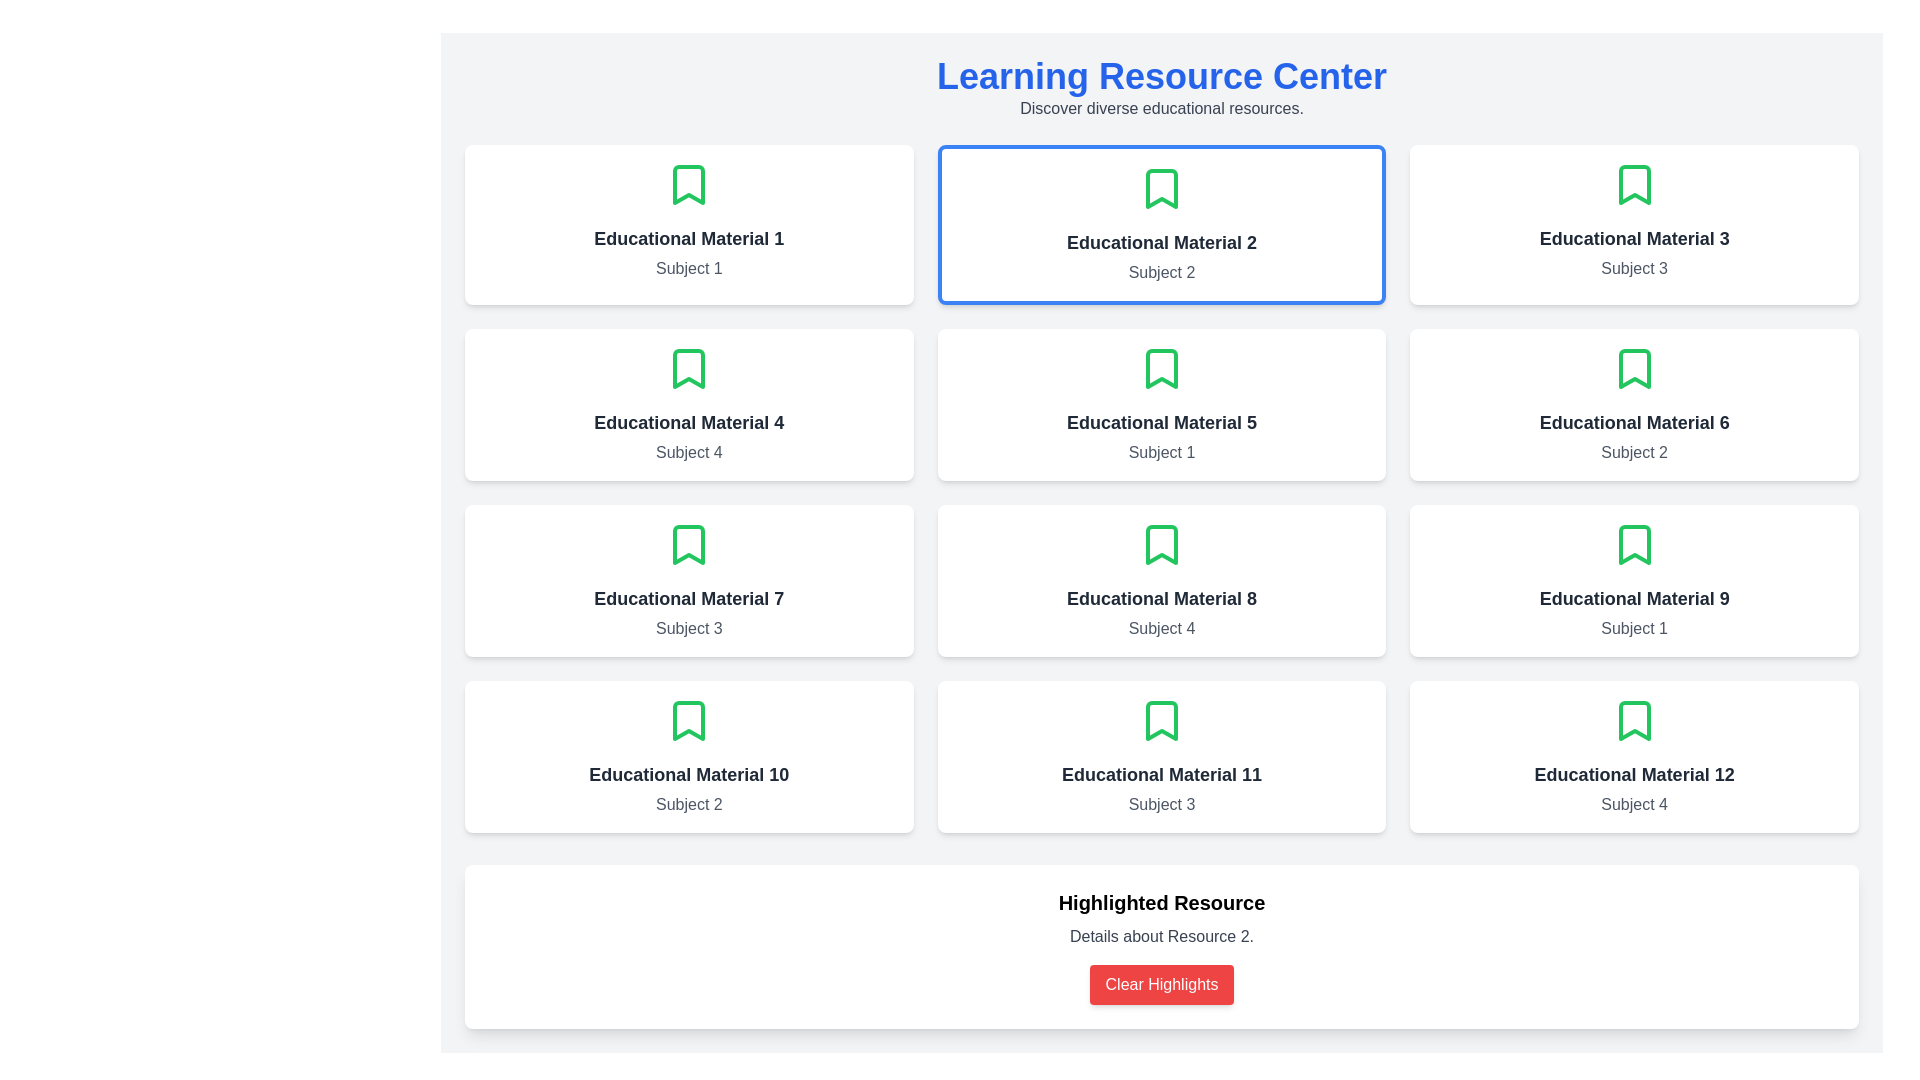 The height and width of the screenshot is (1080, 1920). What do you see at coordinates (1161, 983) in the screenshot?
I see `the rectangular button with a bold red background and white text reading 'Clear Highlights'` at bounding box center [1161, 983].